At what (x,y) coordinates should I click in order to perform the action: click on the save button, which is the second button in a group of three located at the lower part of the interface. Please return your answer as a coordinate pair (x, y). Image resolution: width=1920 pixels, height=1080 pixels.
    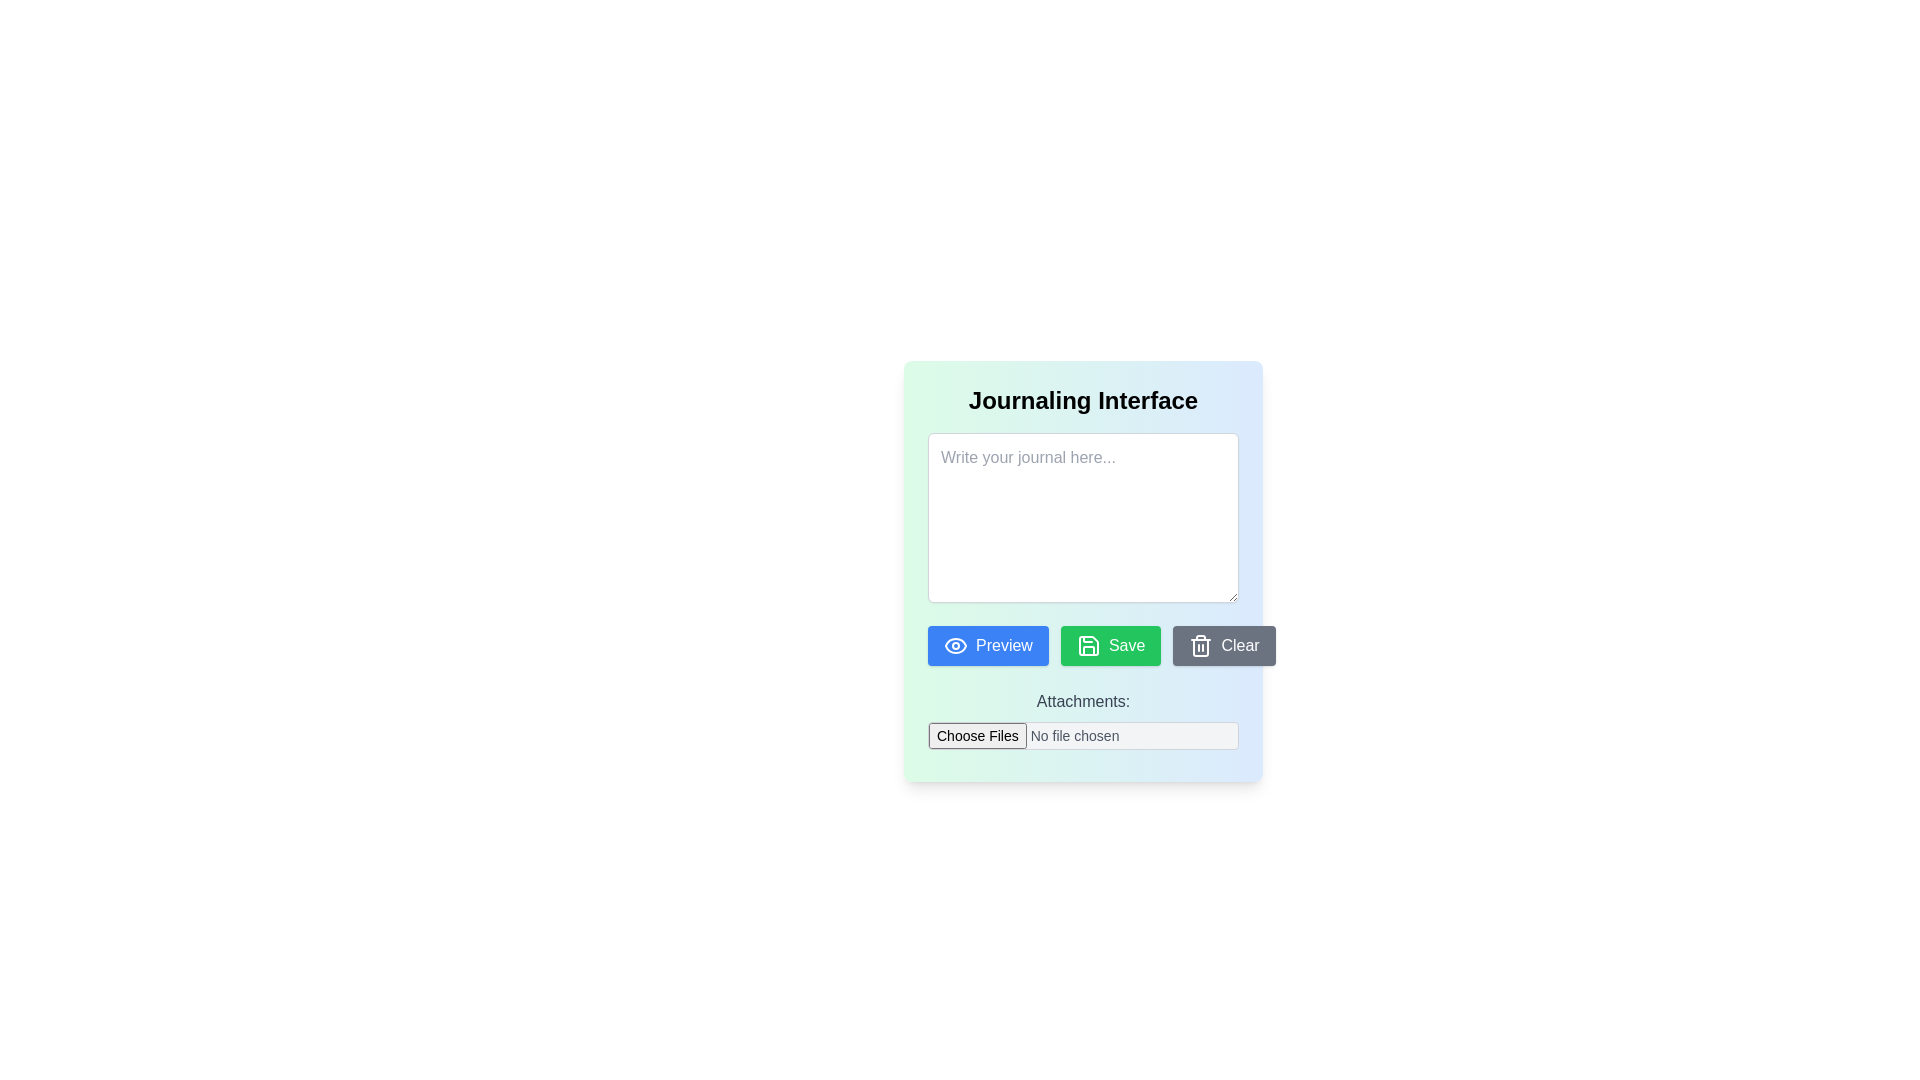
    Looking at the image, I should click on (1110, 645).